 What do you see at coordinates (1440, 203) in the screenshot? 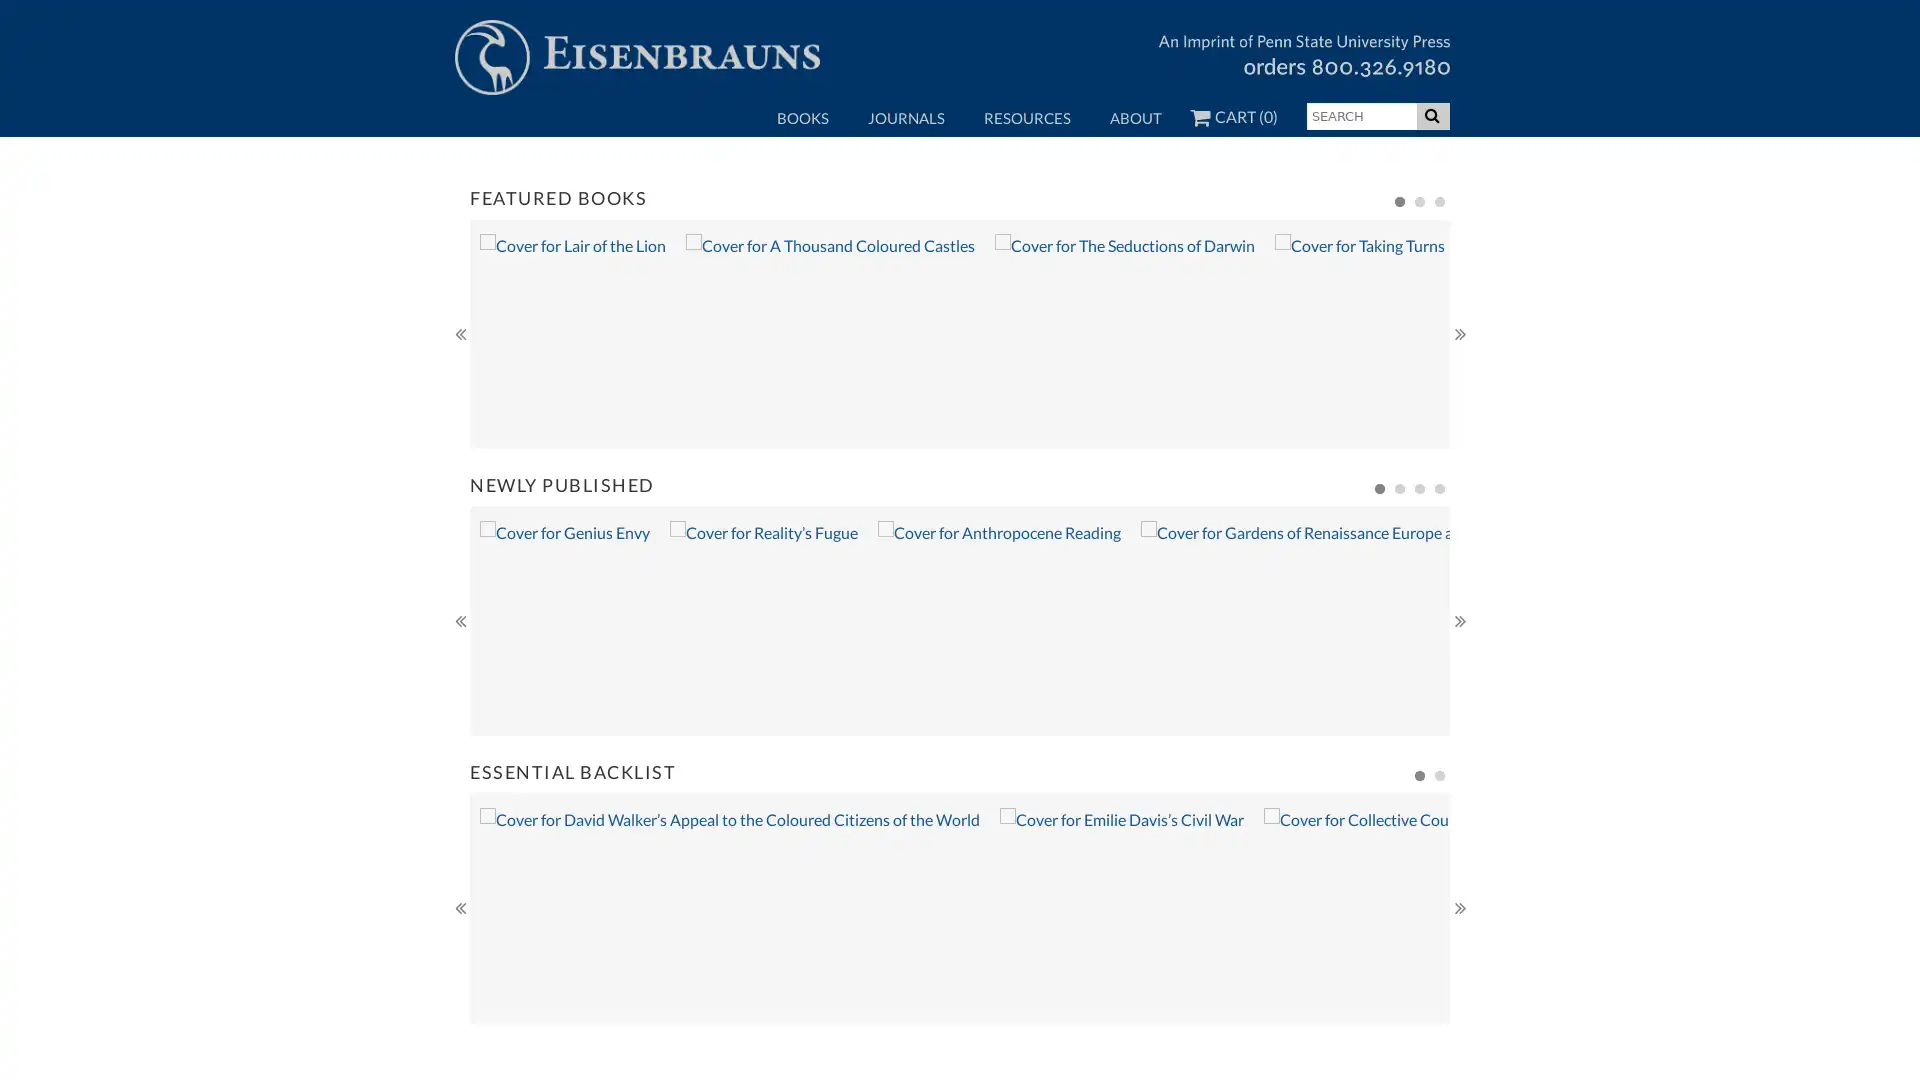
I see `3` at bounding box center [1440, 203].